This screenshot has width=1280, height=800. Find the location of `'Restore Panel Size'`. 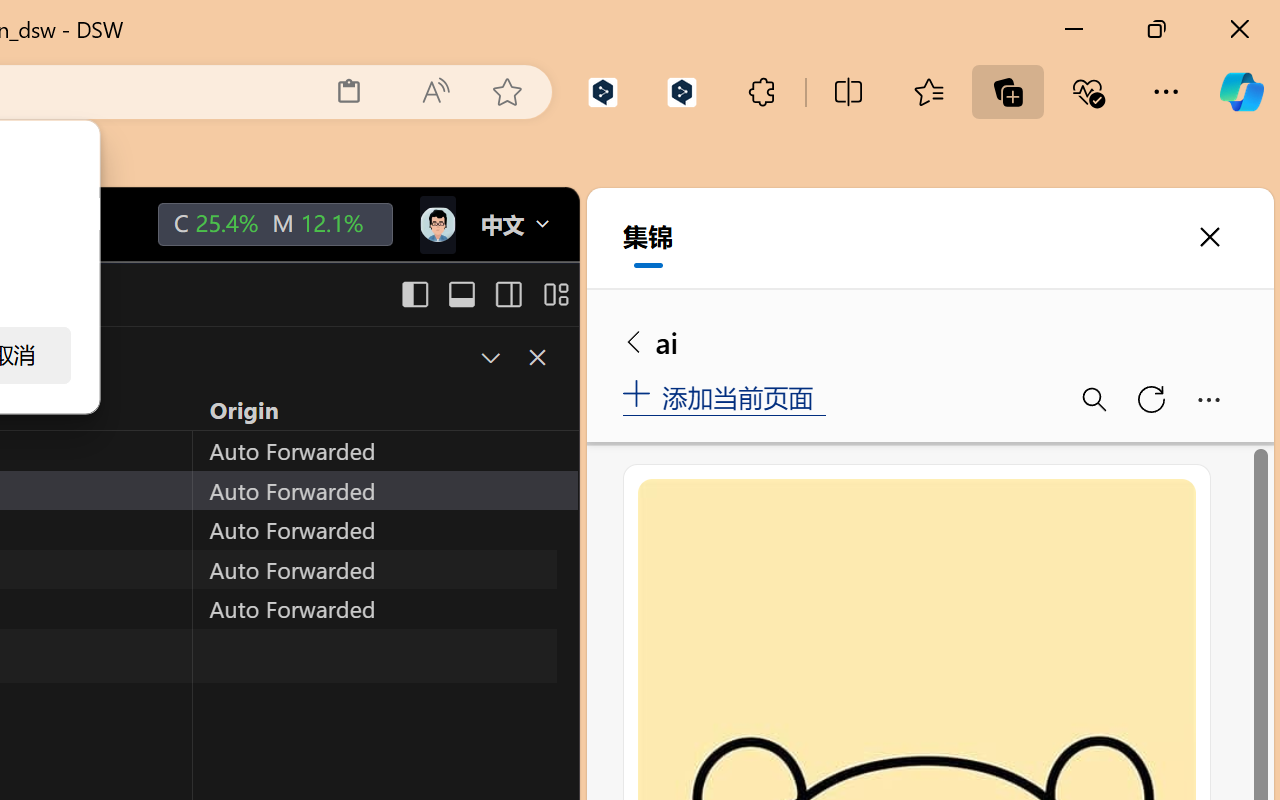

'Restore Panel Size' is located at coordinates (488, 357).